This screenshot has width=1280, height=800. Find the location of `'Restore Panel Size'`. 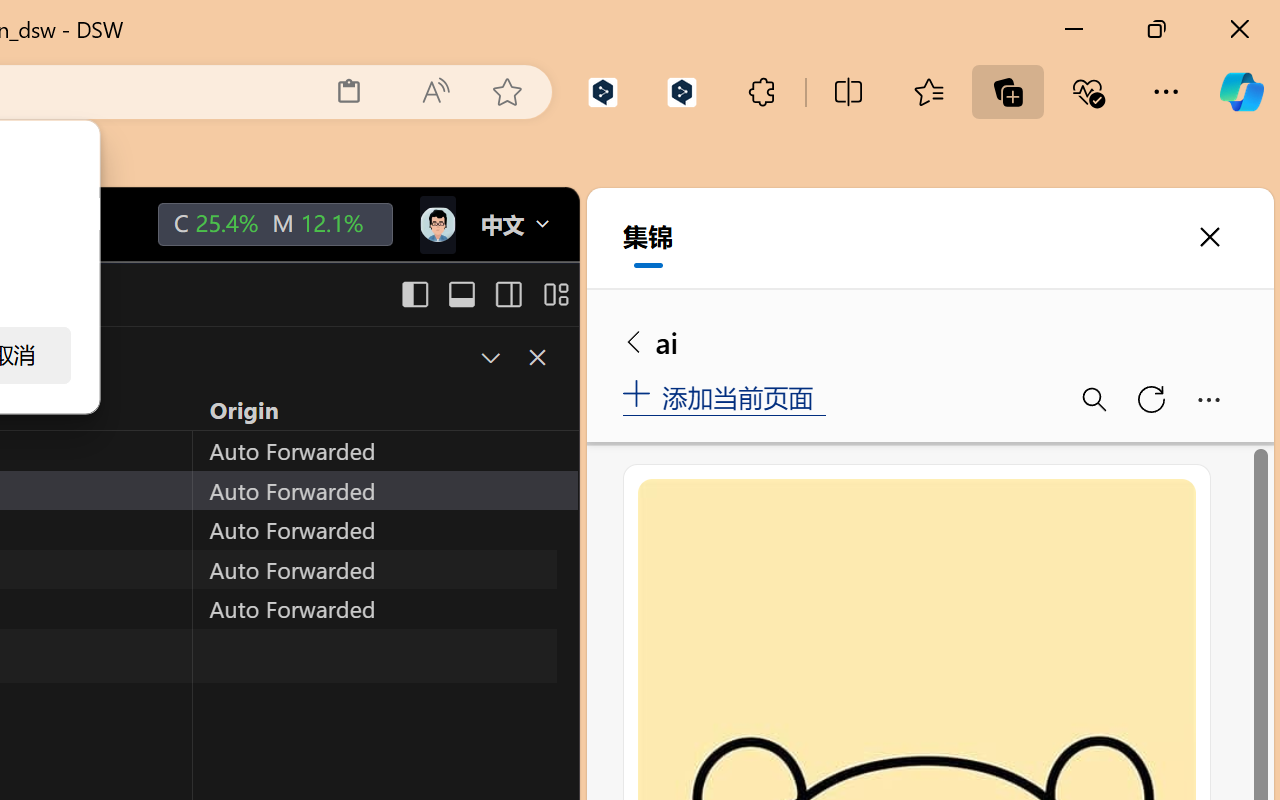

'Restore Panel Size' is located at coordinates (488, 357).